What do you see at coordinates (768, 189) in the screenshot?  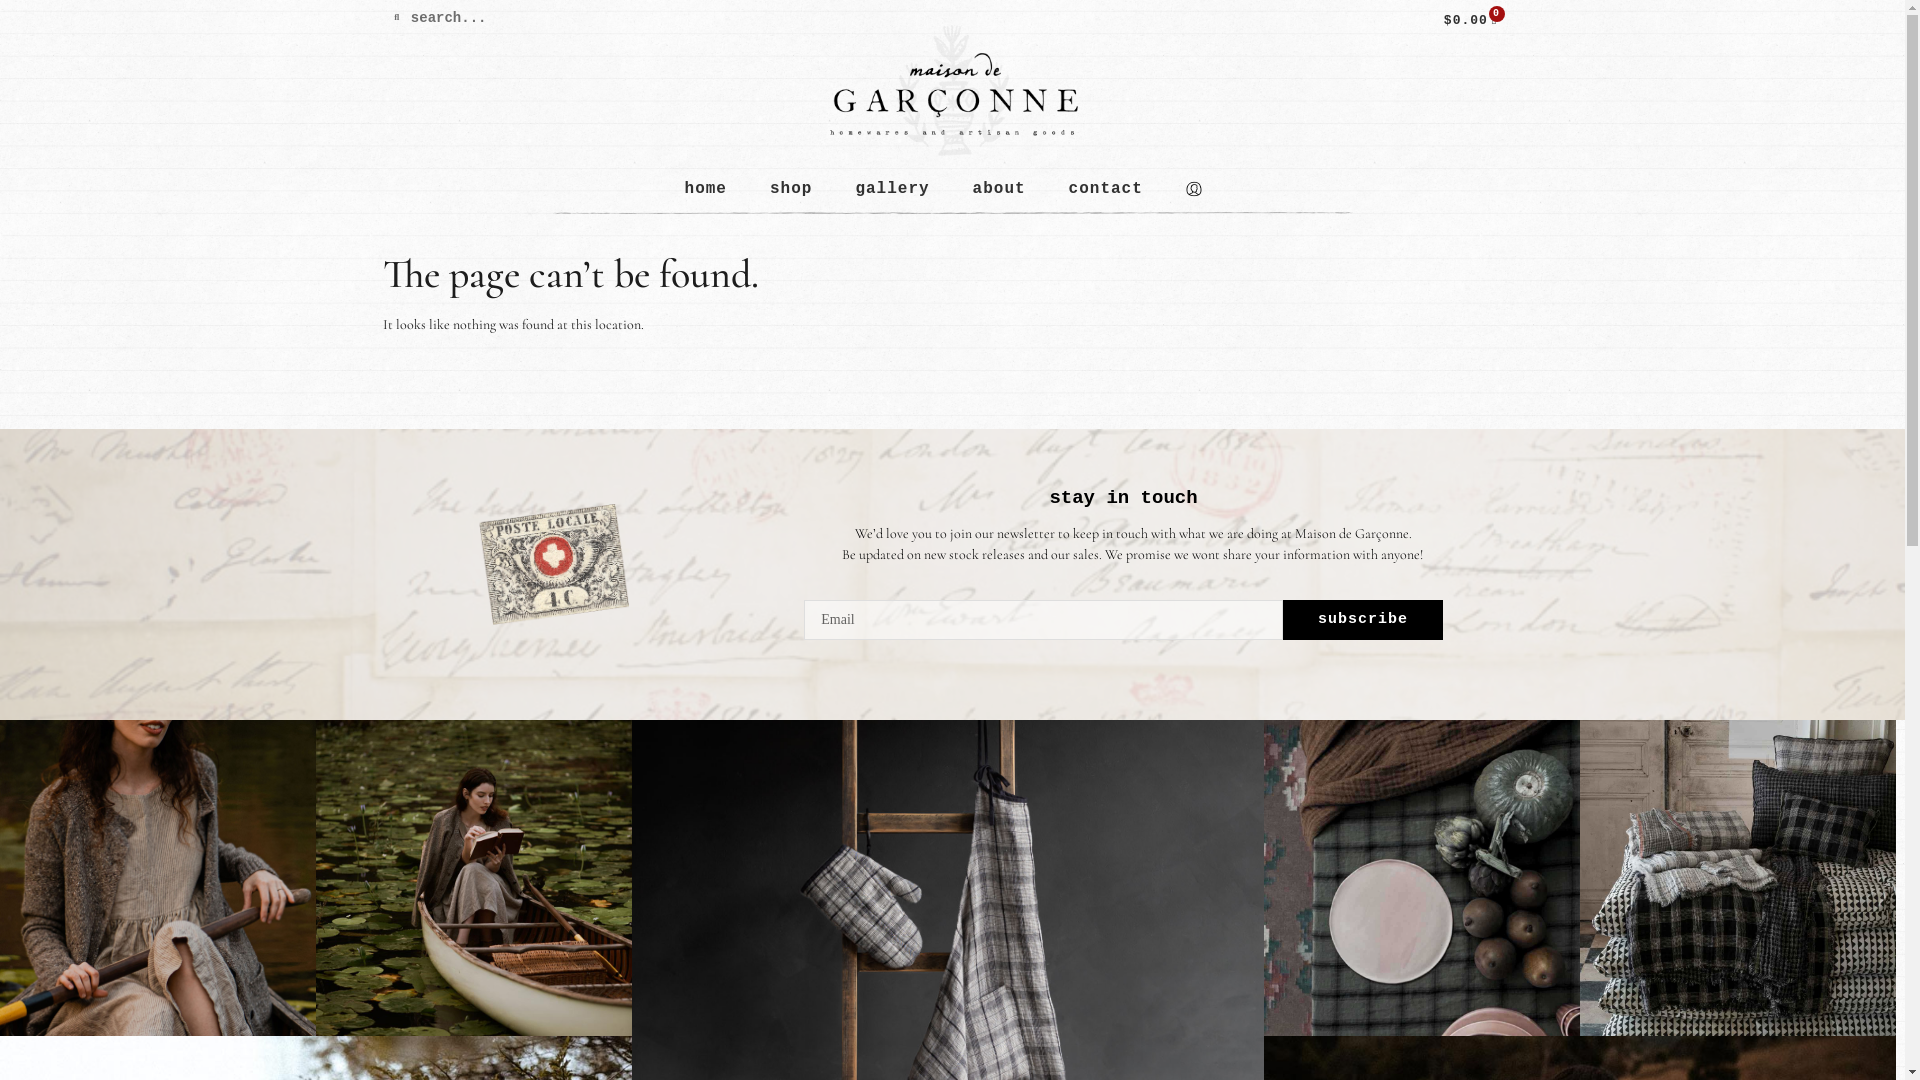 I see `'shop'` at bounding box center [768, 189].